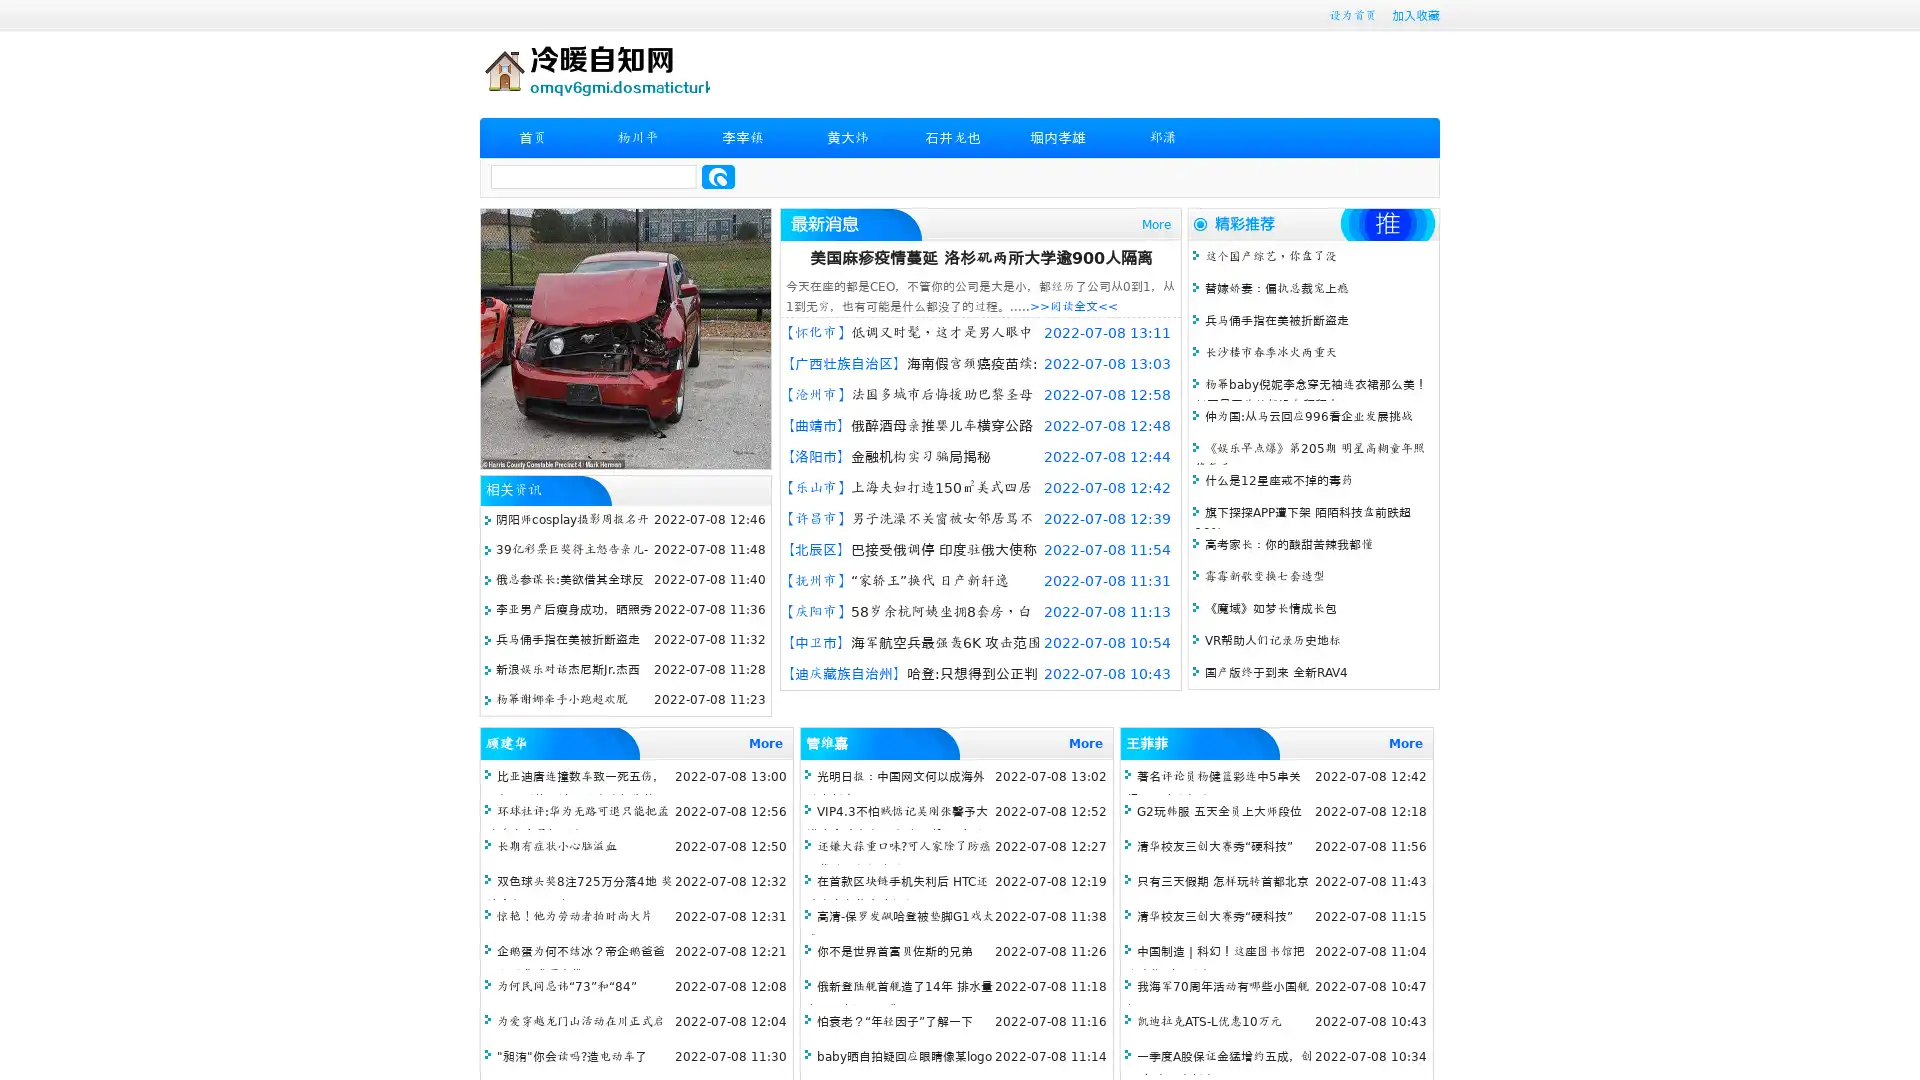  Describe the element at coordinates (718, 176) in the screenshot. I see `Search` at that location.